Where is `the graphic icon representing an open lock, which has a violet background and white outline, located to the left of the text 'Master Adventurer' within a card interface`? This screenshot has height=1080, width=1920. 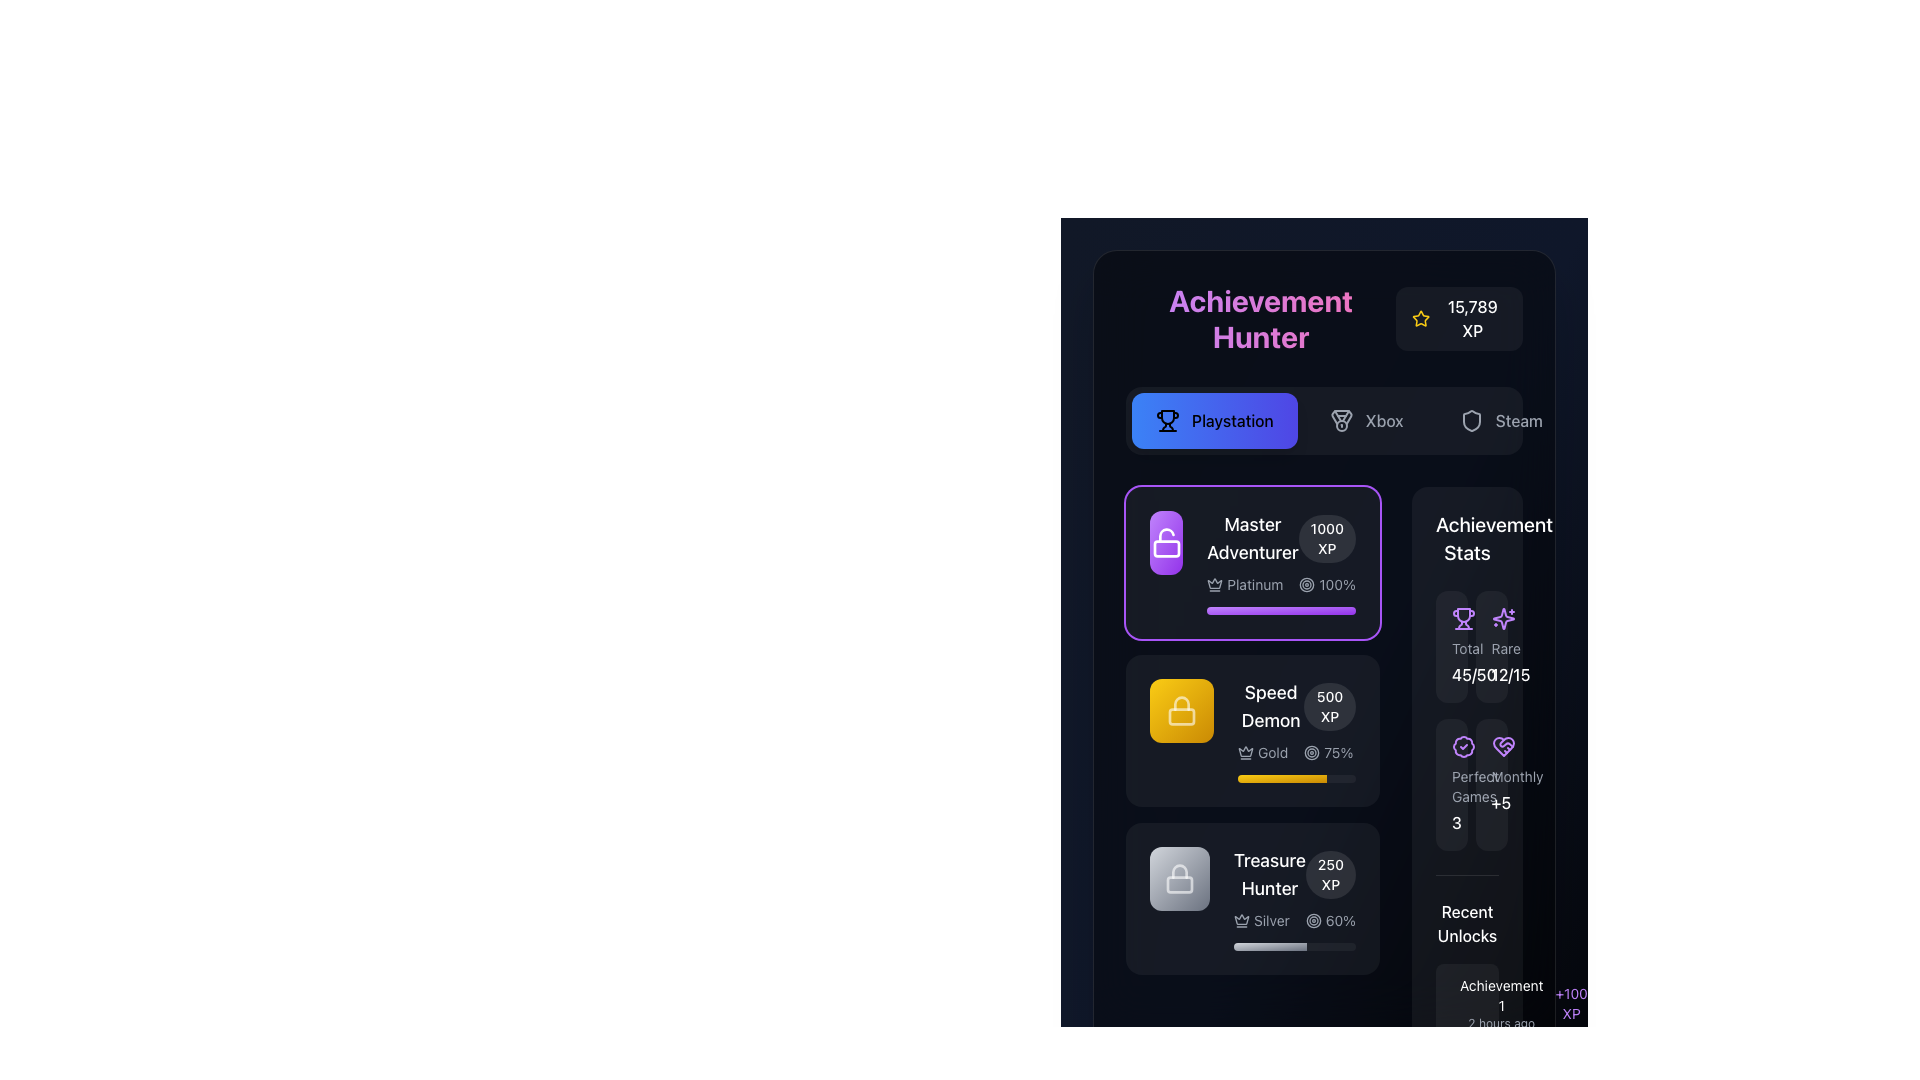
the graphic icon representing an open lock, which has a violet background and white outline, located to the left of the text 'Master Adventurer' within a card interface is located at coordinates (1166, 548).